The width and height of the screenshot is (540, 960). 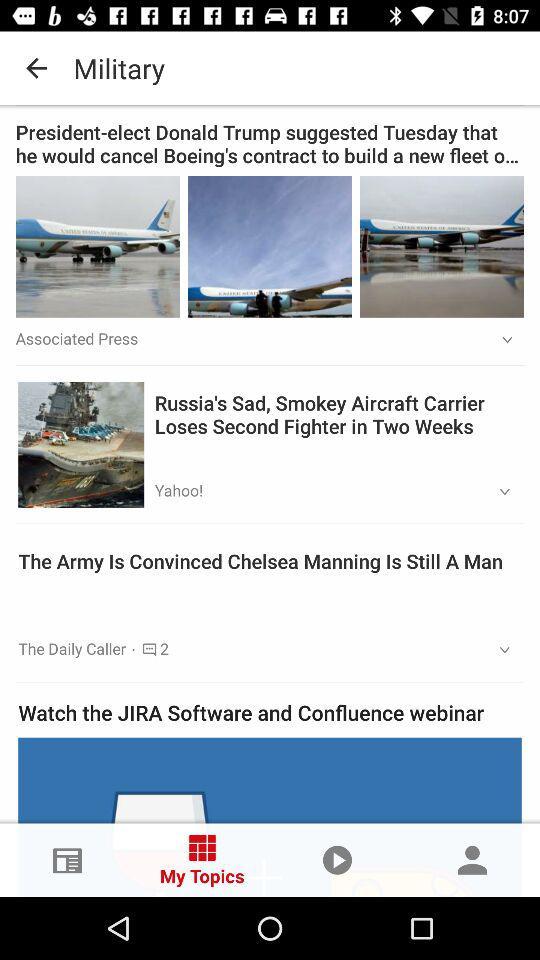 I want to click on first dropdown from top, so click(x=500, y=340).